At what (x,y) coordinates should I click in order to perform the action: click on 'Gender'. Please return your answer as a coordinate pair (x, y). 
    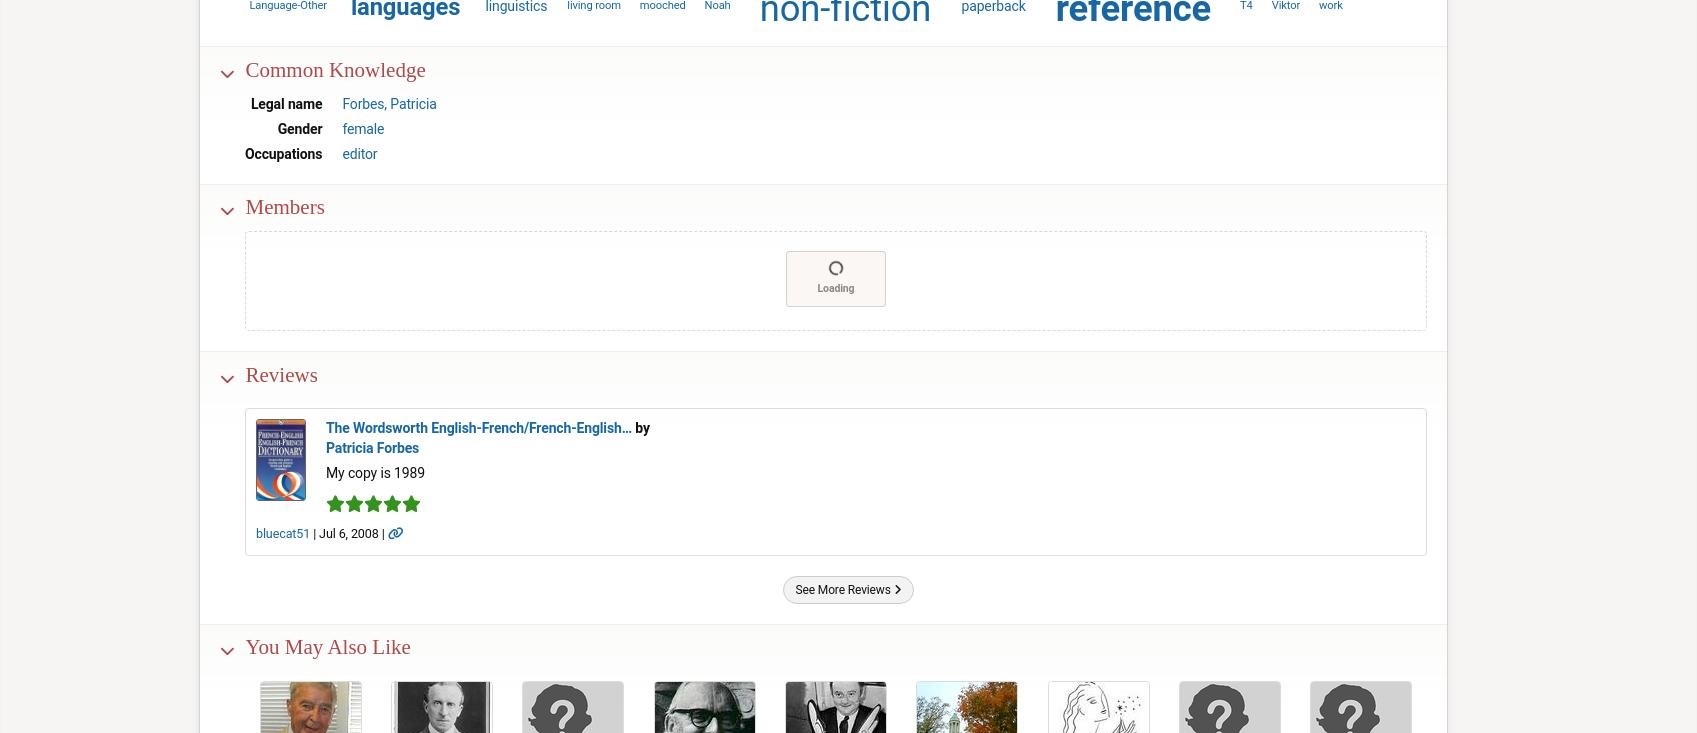
    Looking at the image, I should click on (298, 127).